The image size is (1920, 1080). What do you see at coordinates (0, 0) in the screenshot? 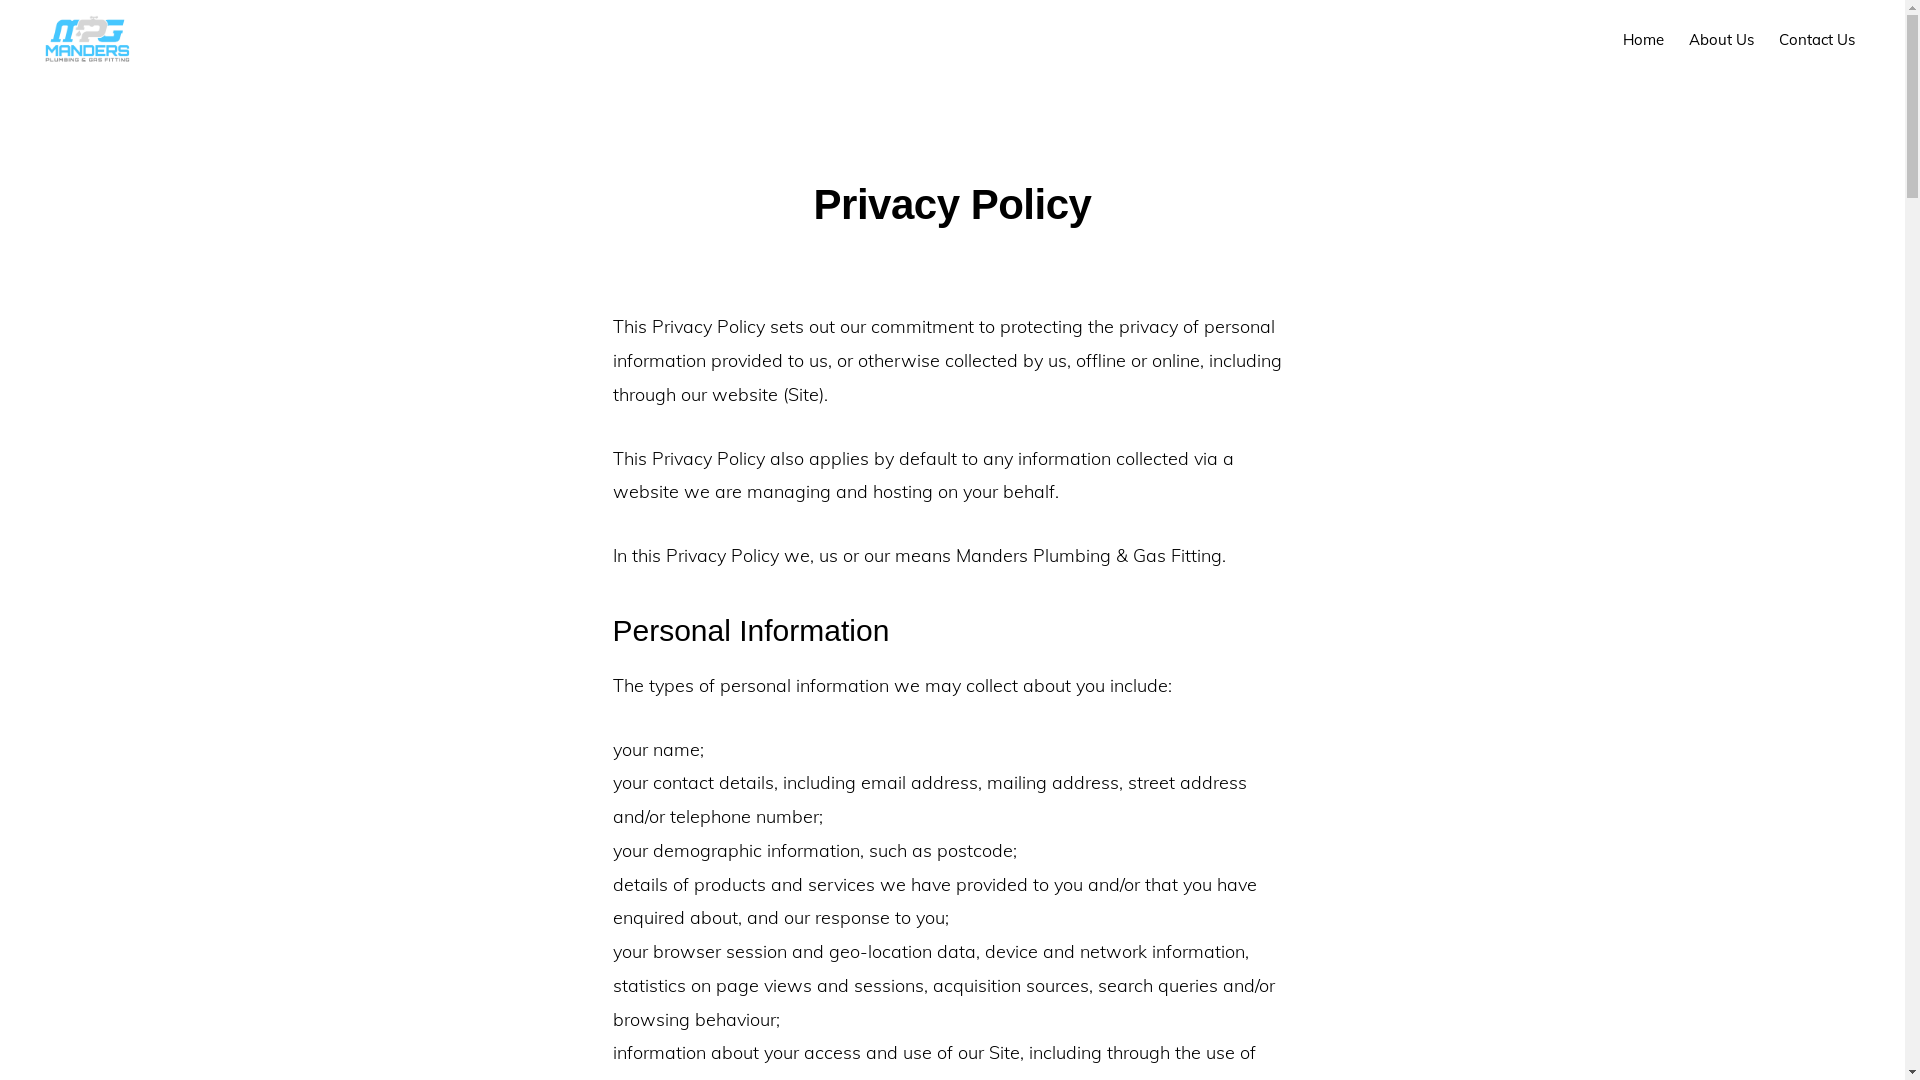
I see `'Skip to primary navigation'` at bounding box center [0, 0].